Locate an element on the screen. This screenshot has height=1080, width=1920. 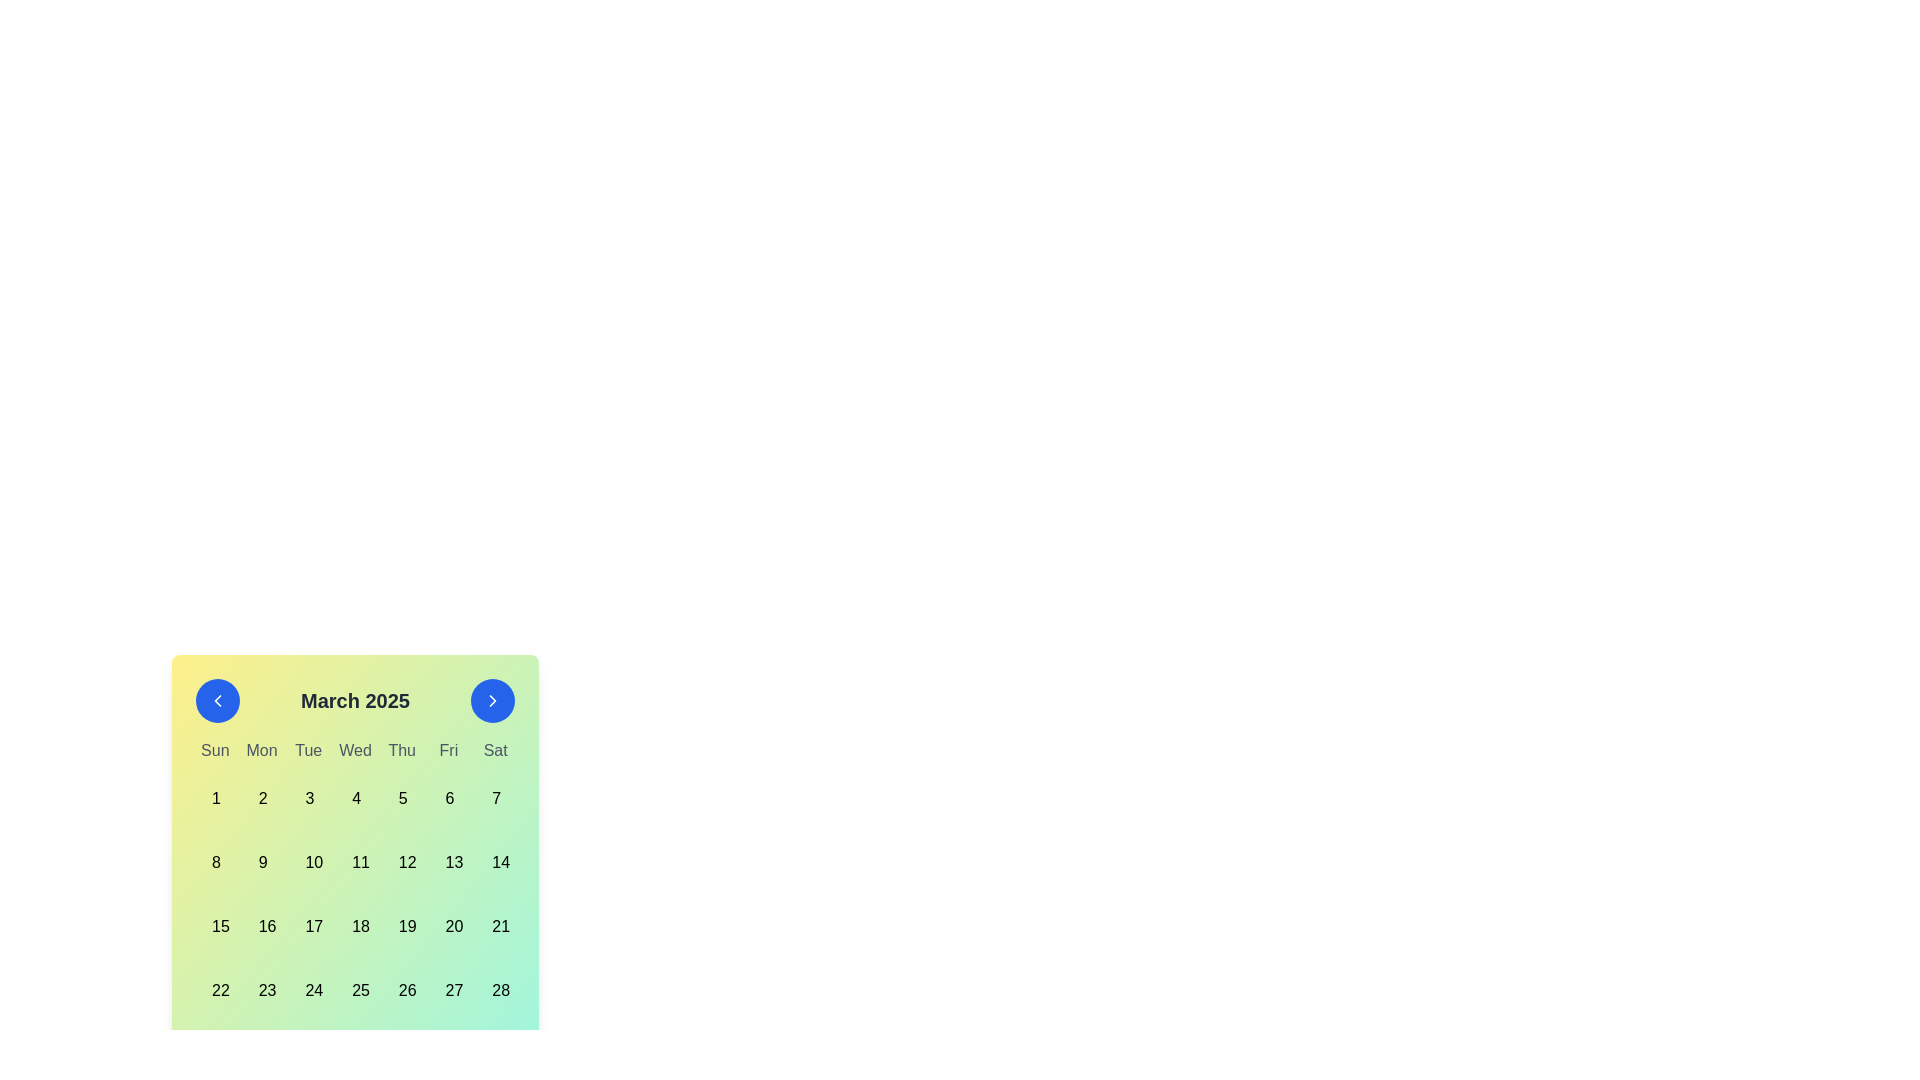
the circular blue button with a rightward-pointing arrow icon located at the rightmost edge of the header bar containing 'March 2025' is located at coordinates (493, 700).